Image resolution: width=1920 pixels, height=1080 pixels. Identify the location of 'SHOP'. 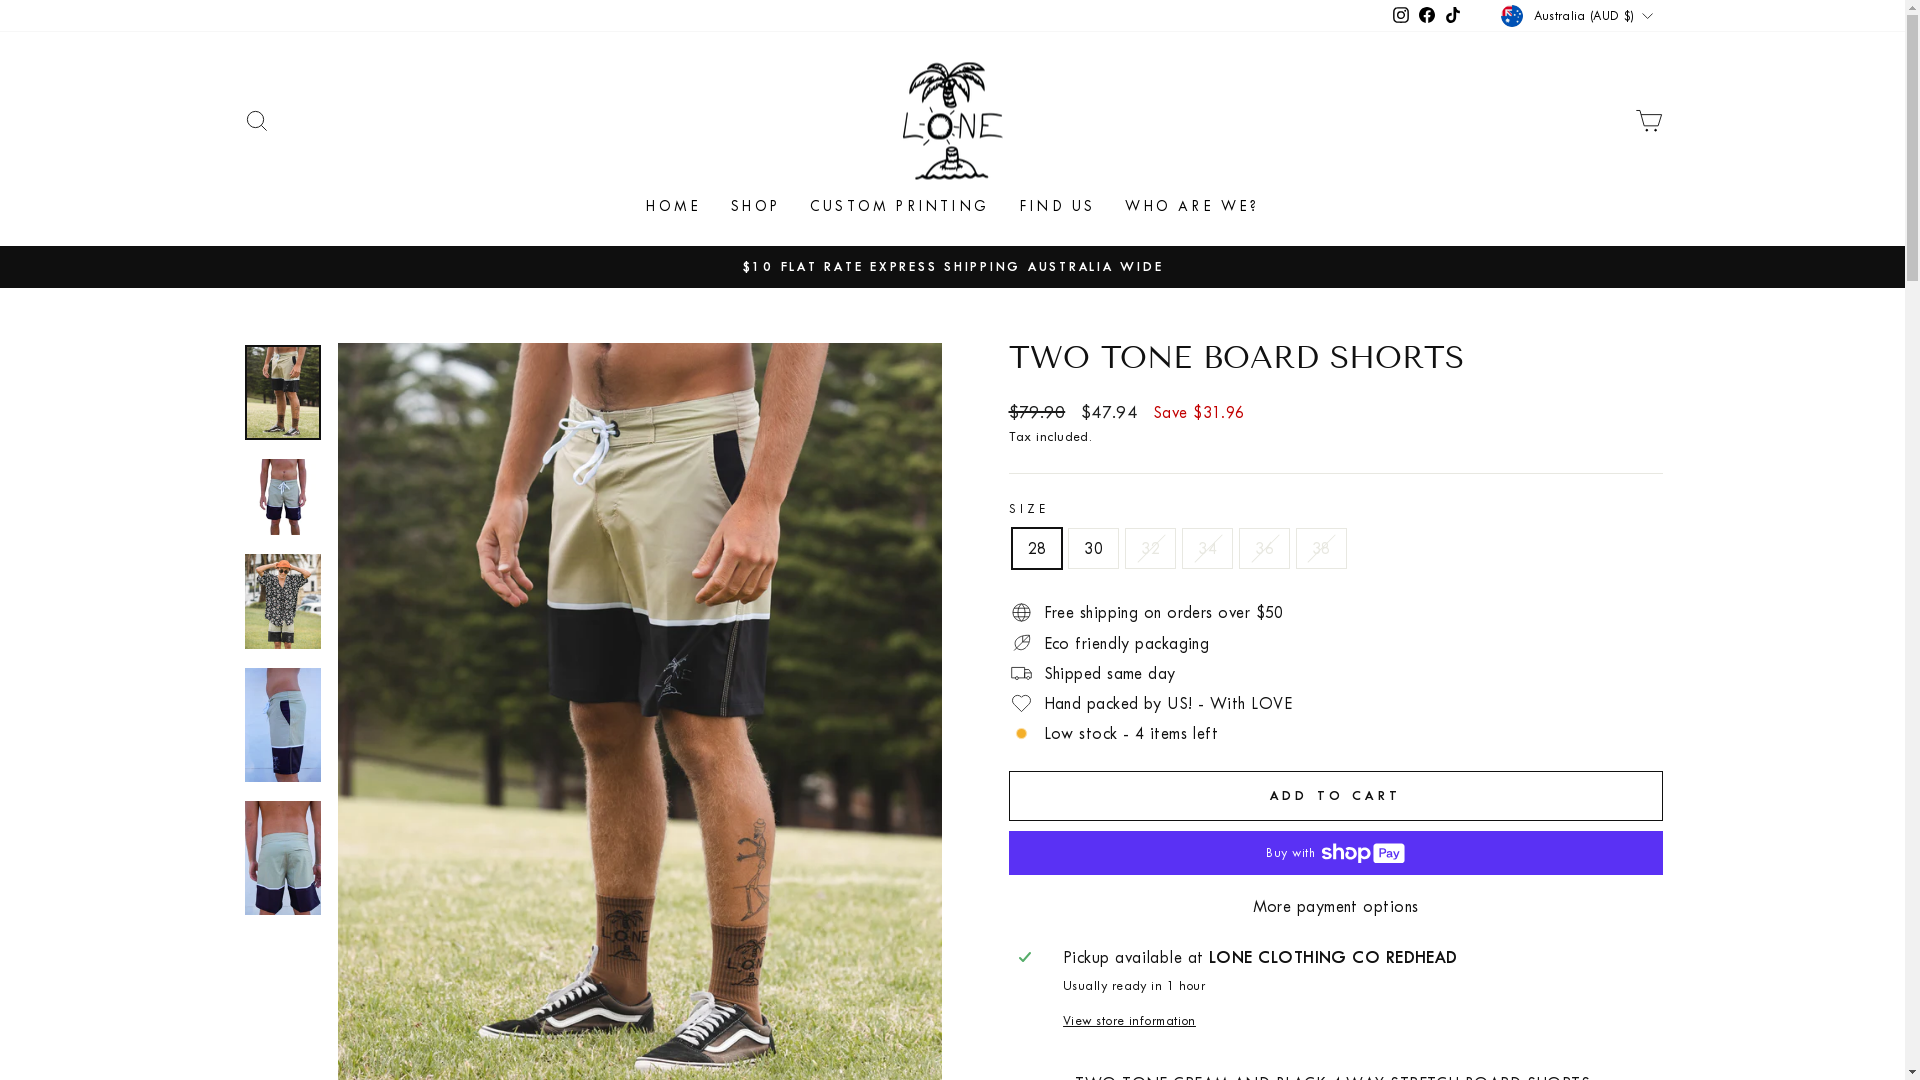
(754, 207).